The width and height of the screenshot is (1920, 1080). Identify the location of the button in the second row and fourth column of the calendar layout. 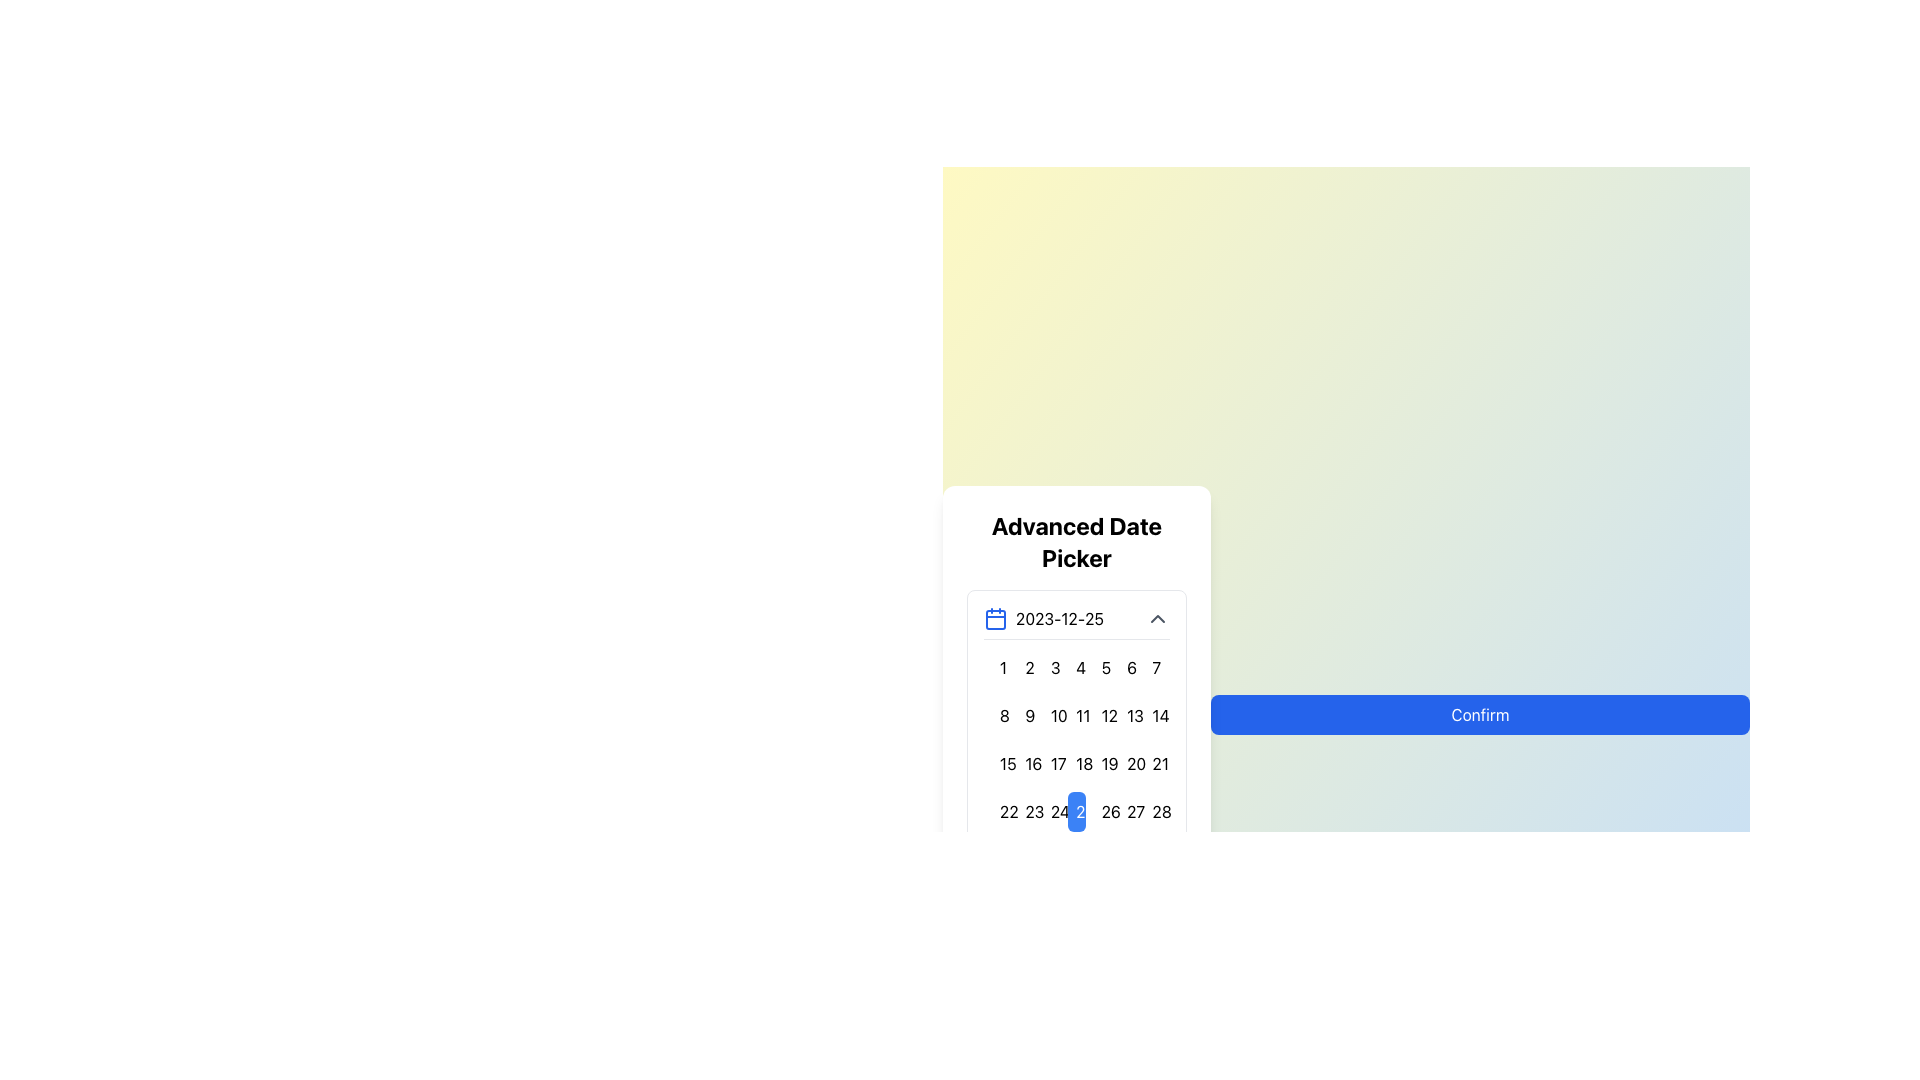
(1075, 714).